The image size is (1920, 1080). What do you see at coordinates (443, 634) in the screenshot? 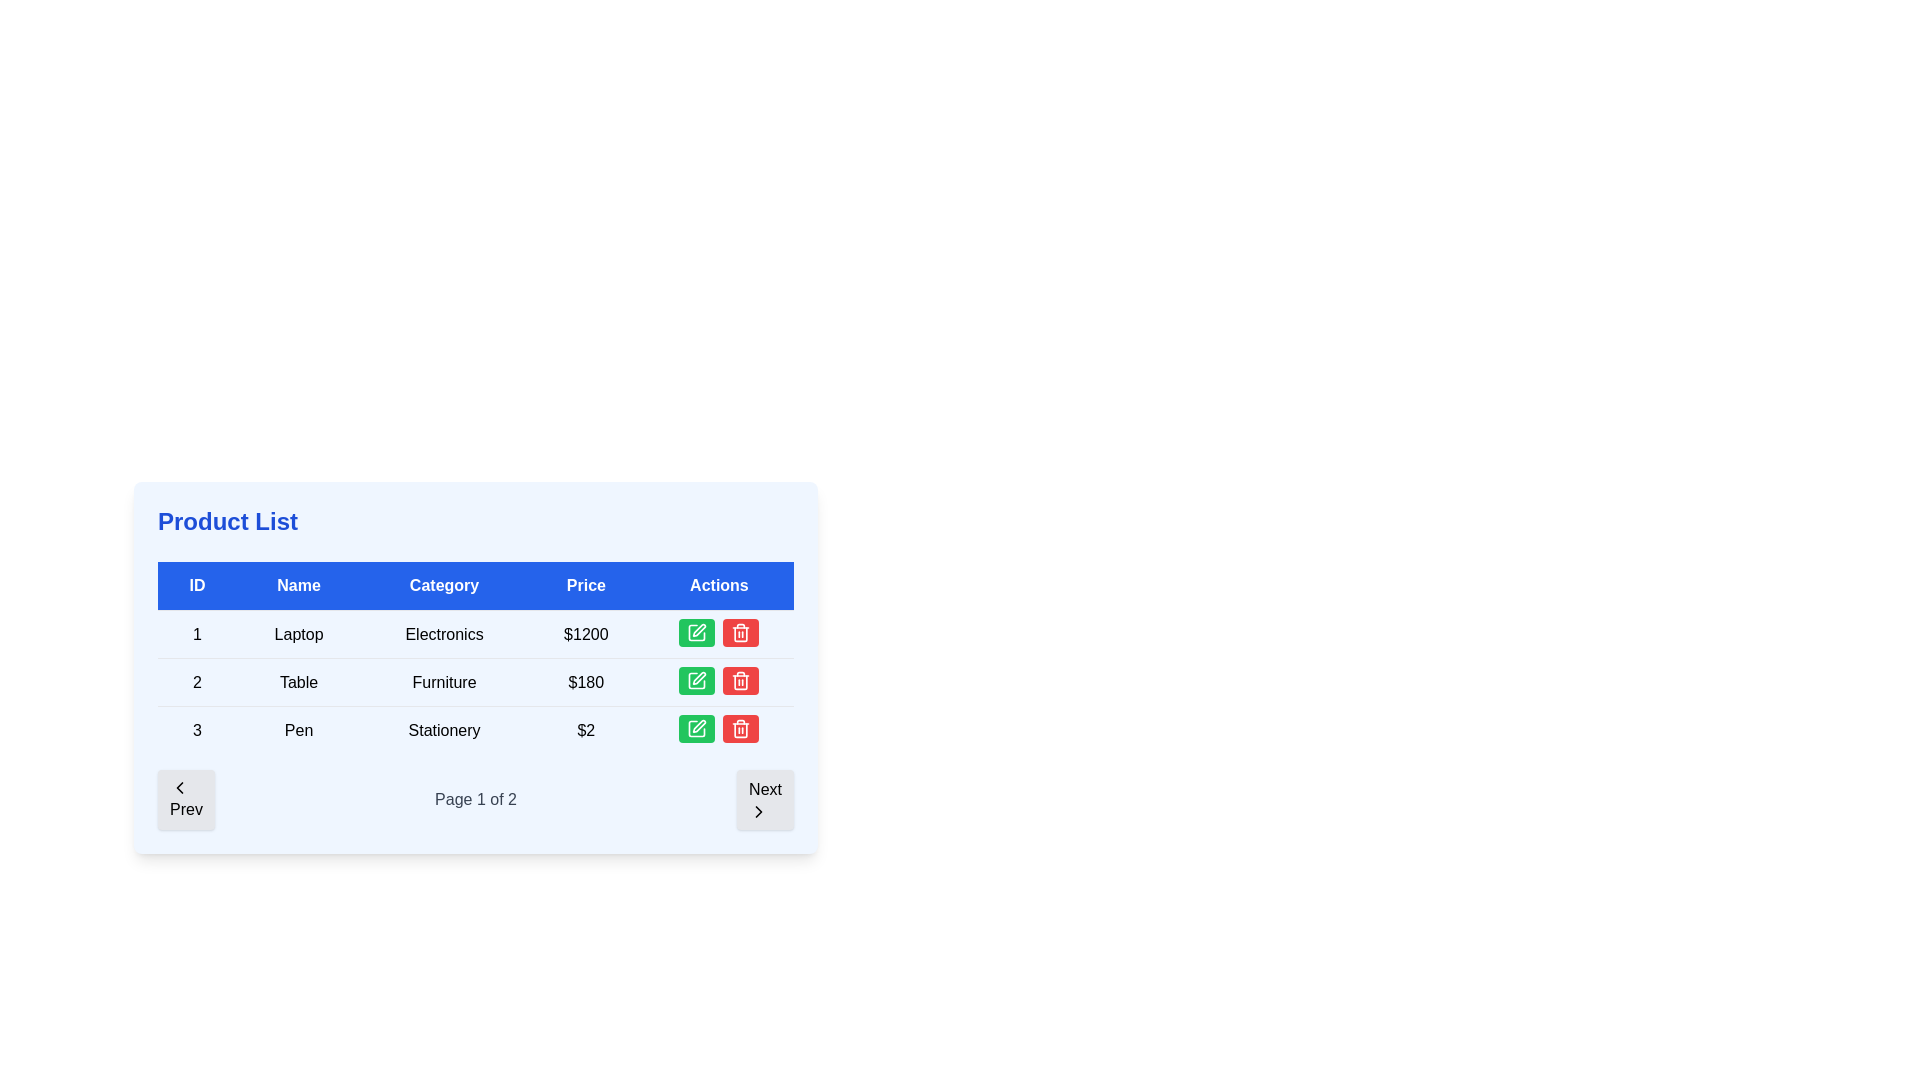
I see `the text element indicating the category of the product in the first row of the table, which is located between 'Laptop' and '$1200'` at bounding box center [443, 634].